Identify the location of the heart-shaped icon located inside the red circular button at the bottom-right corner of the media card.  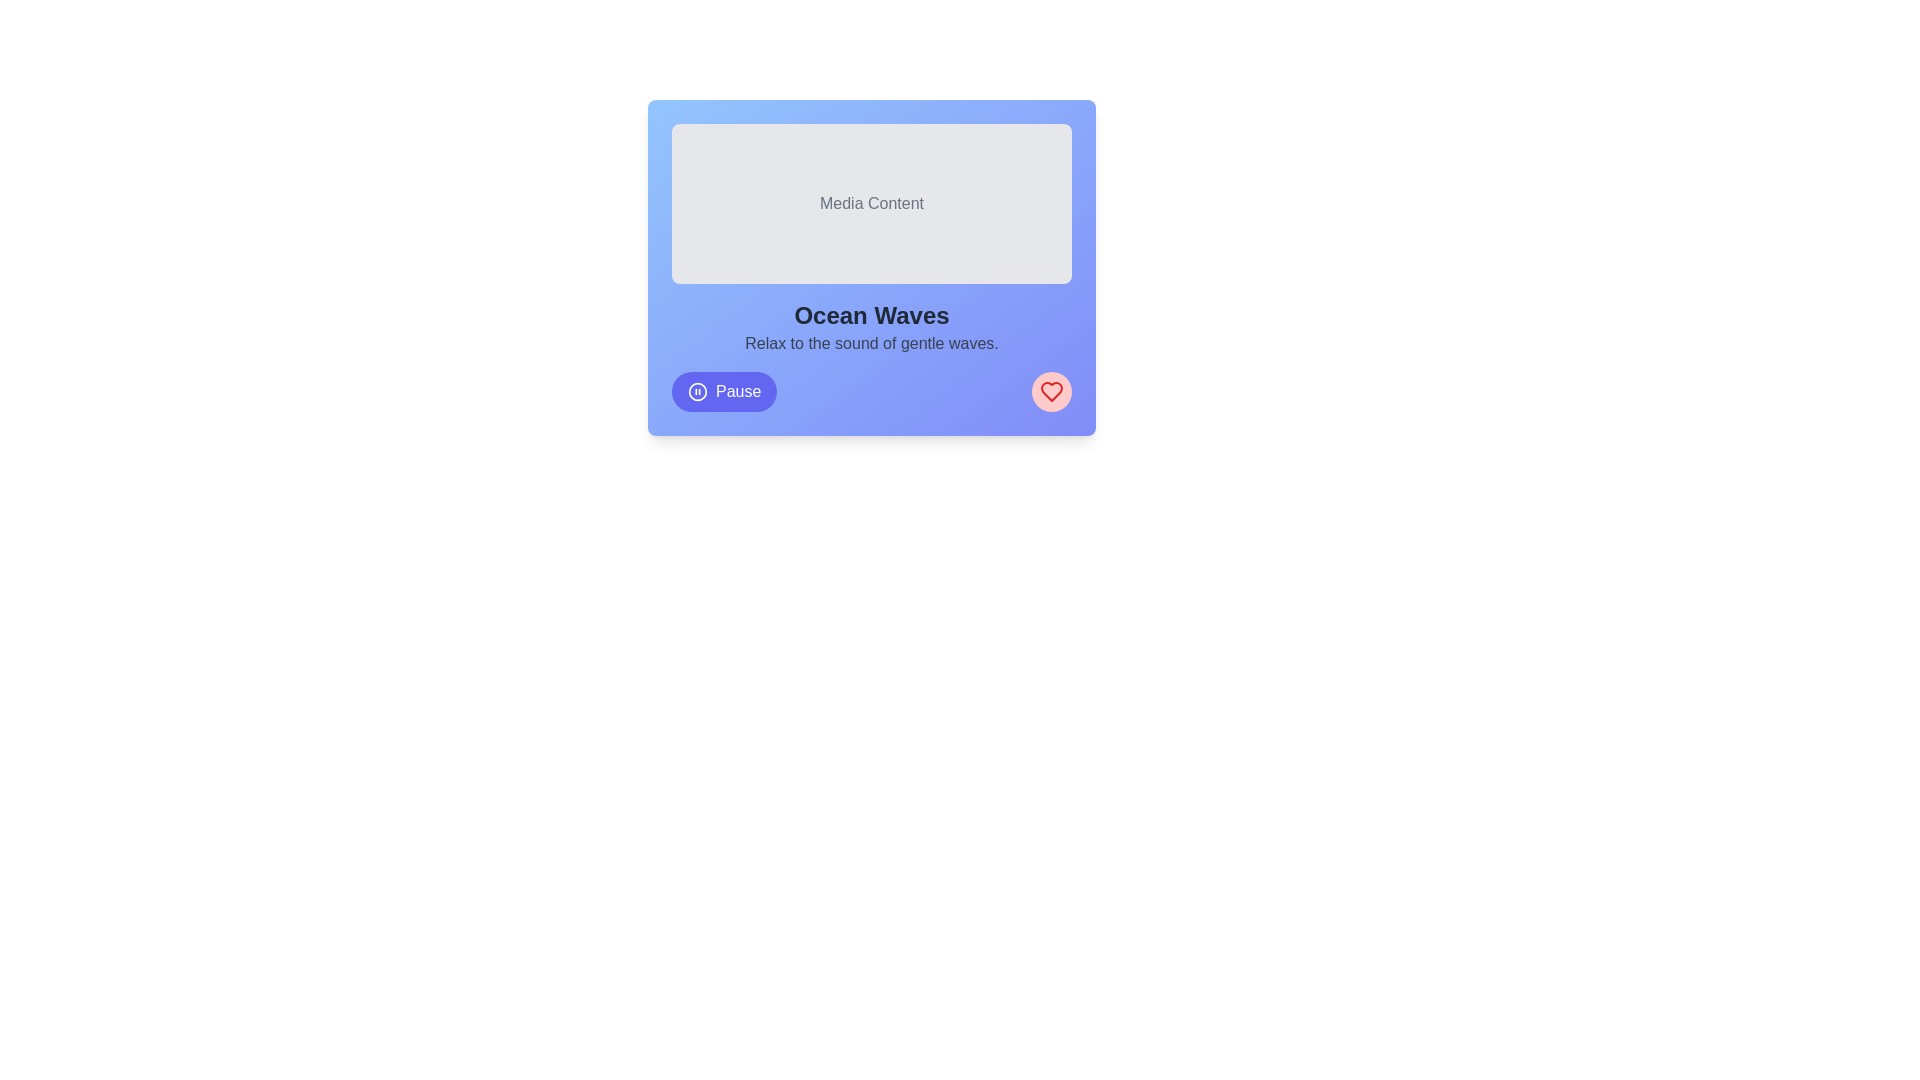
(1050, 392).